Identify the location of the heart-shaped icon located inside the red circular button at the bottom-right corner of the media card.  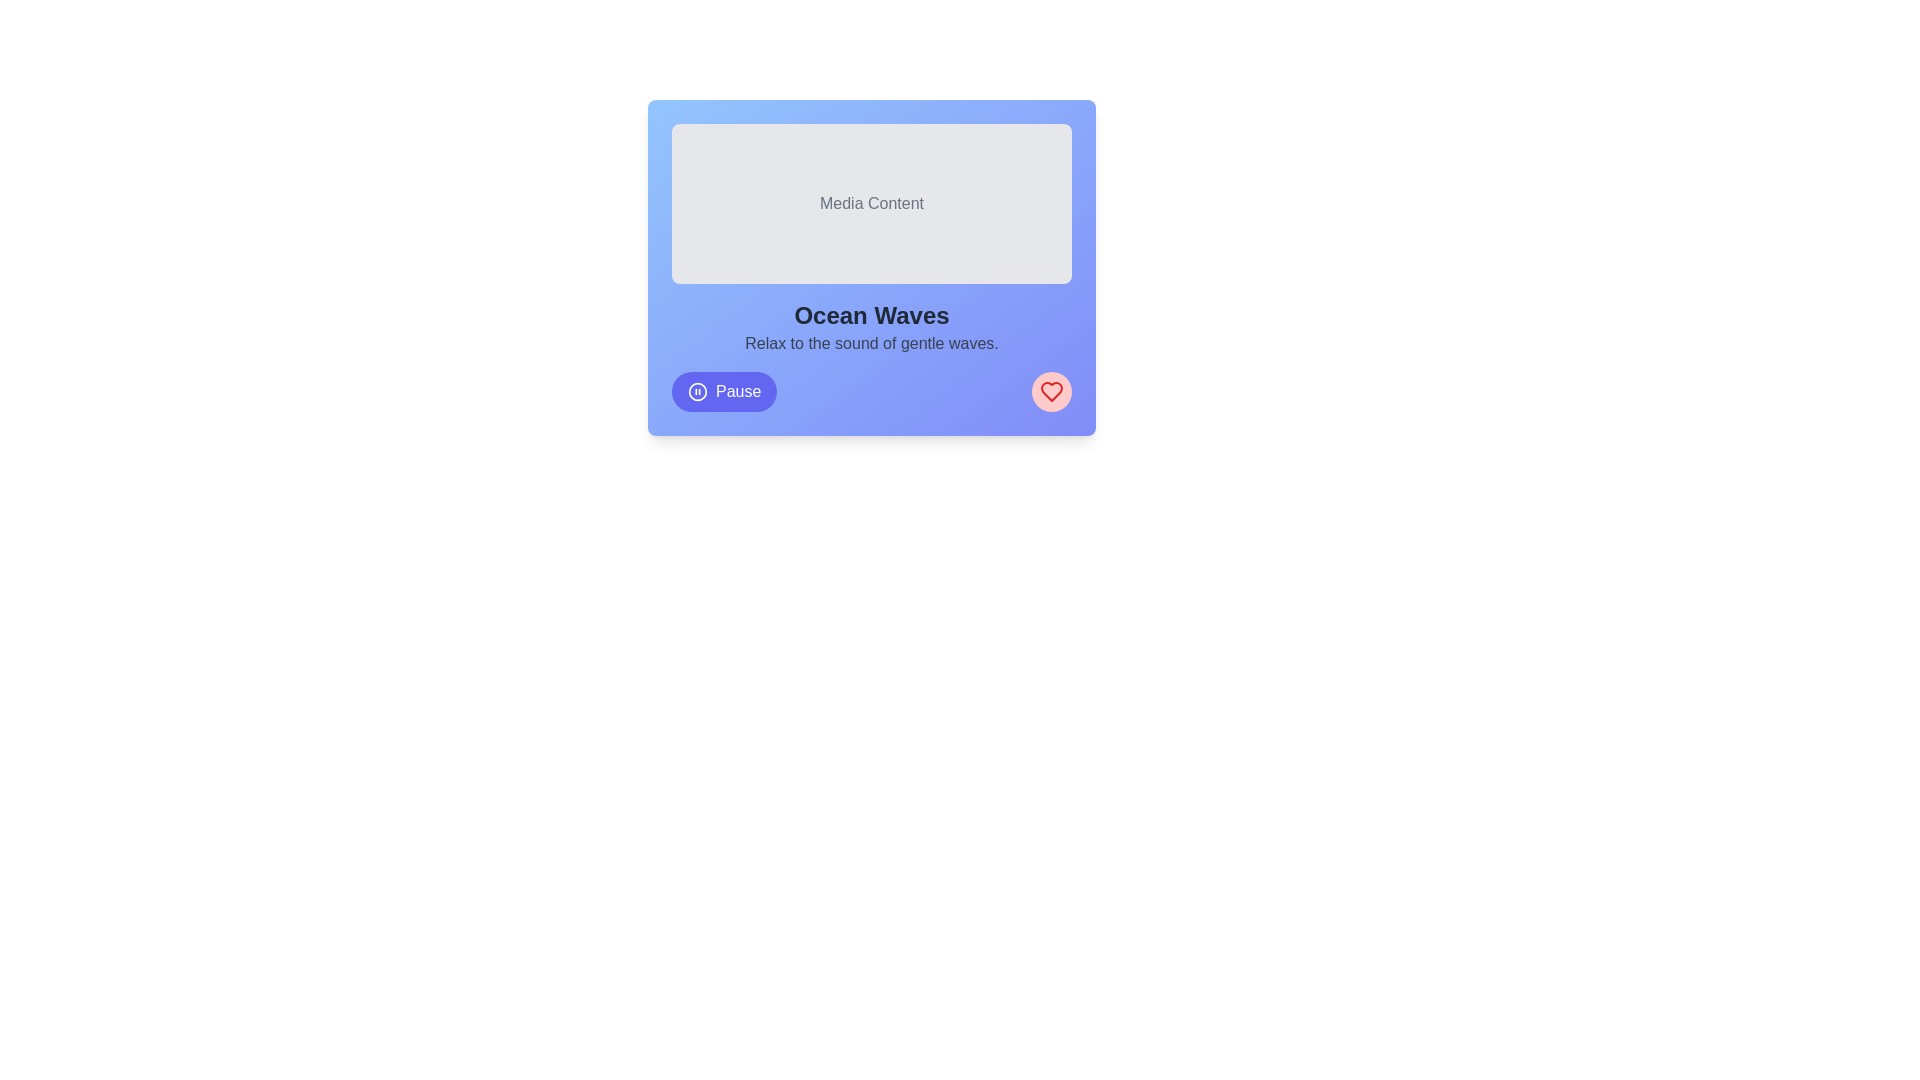
(1050, 392).